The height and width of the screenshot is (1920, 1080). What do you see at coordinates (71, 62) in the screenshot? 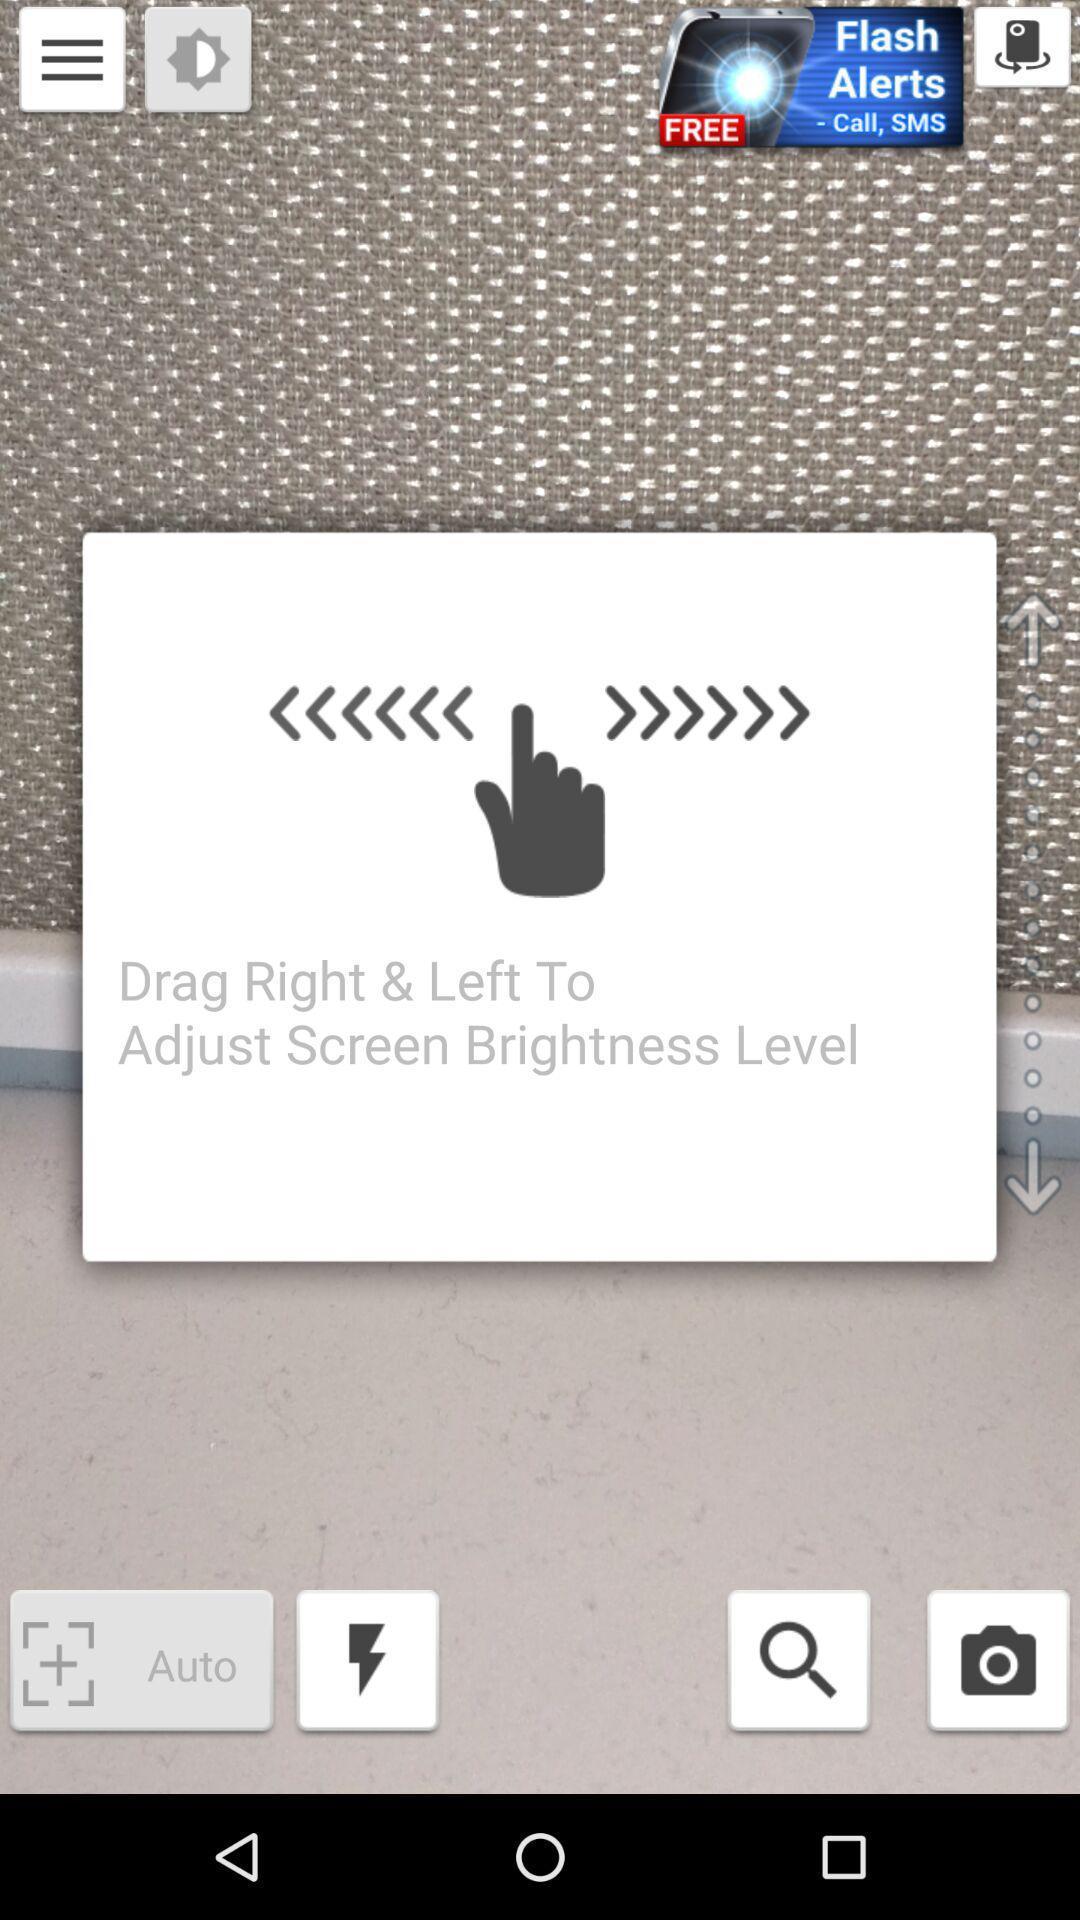
I see `options` at bounding box center [71, 62].